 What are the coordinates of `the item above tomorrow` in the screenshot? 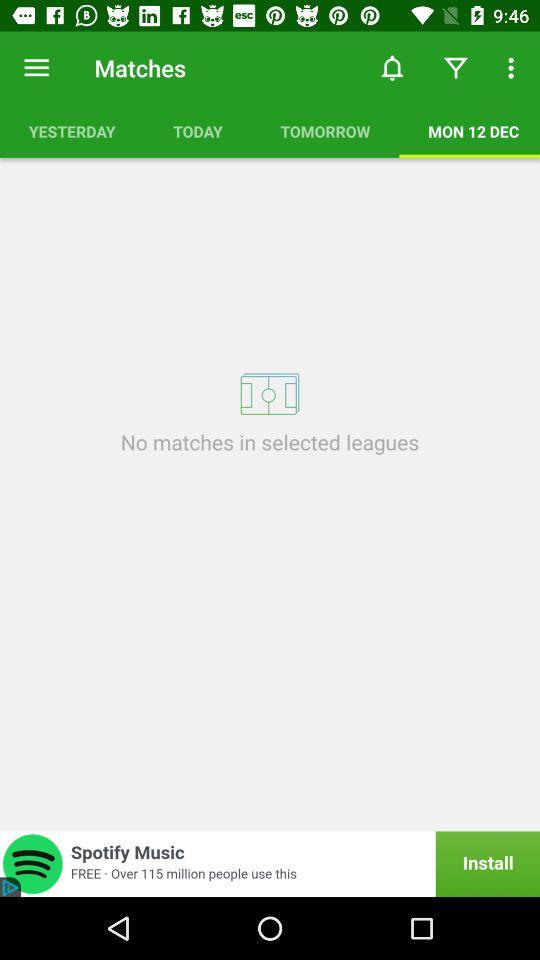 It's located at (393, 68).